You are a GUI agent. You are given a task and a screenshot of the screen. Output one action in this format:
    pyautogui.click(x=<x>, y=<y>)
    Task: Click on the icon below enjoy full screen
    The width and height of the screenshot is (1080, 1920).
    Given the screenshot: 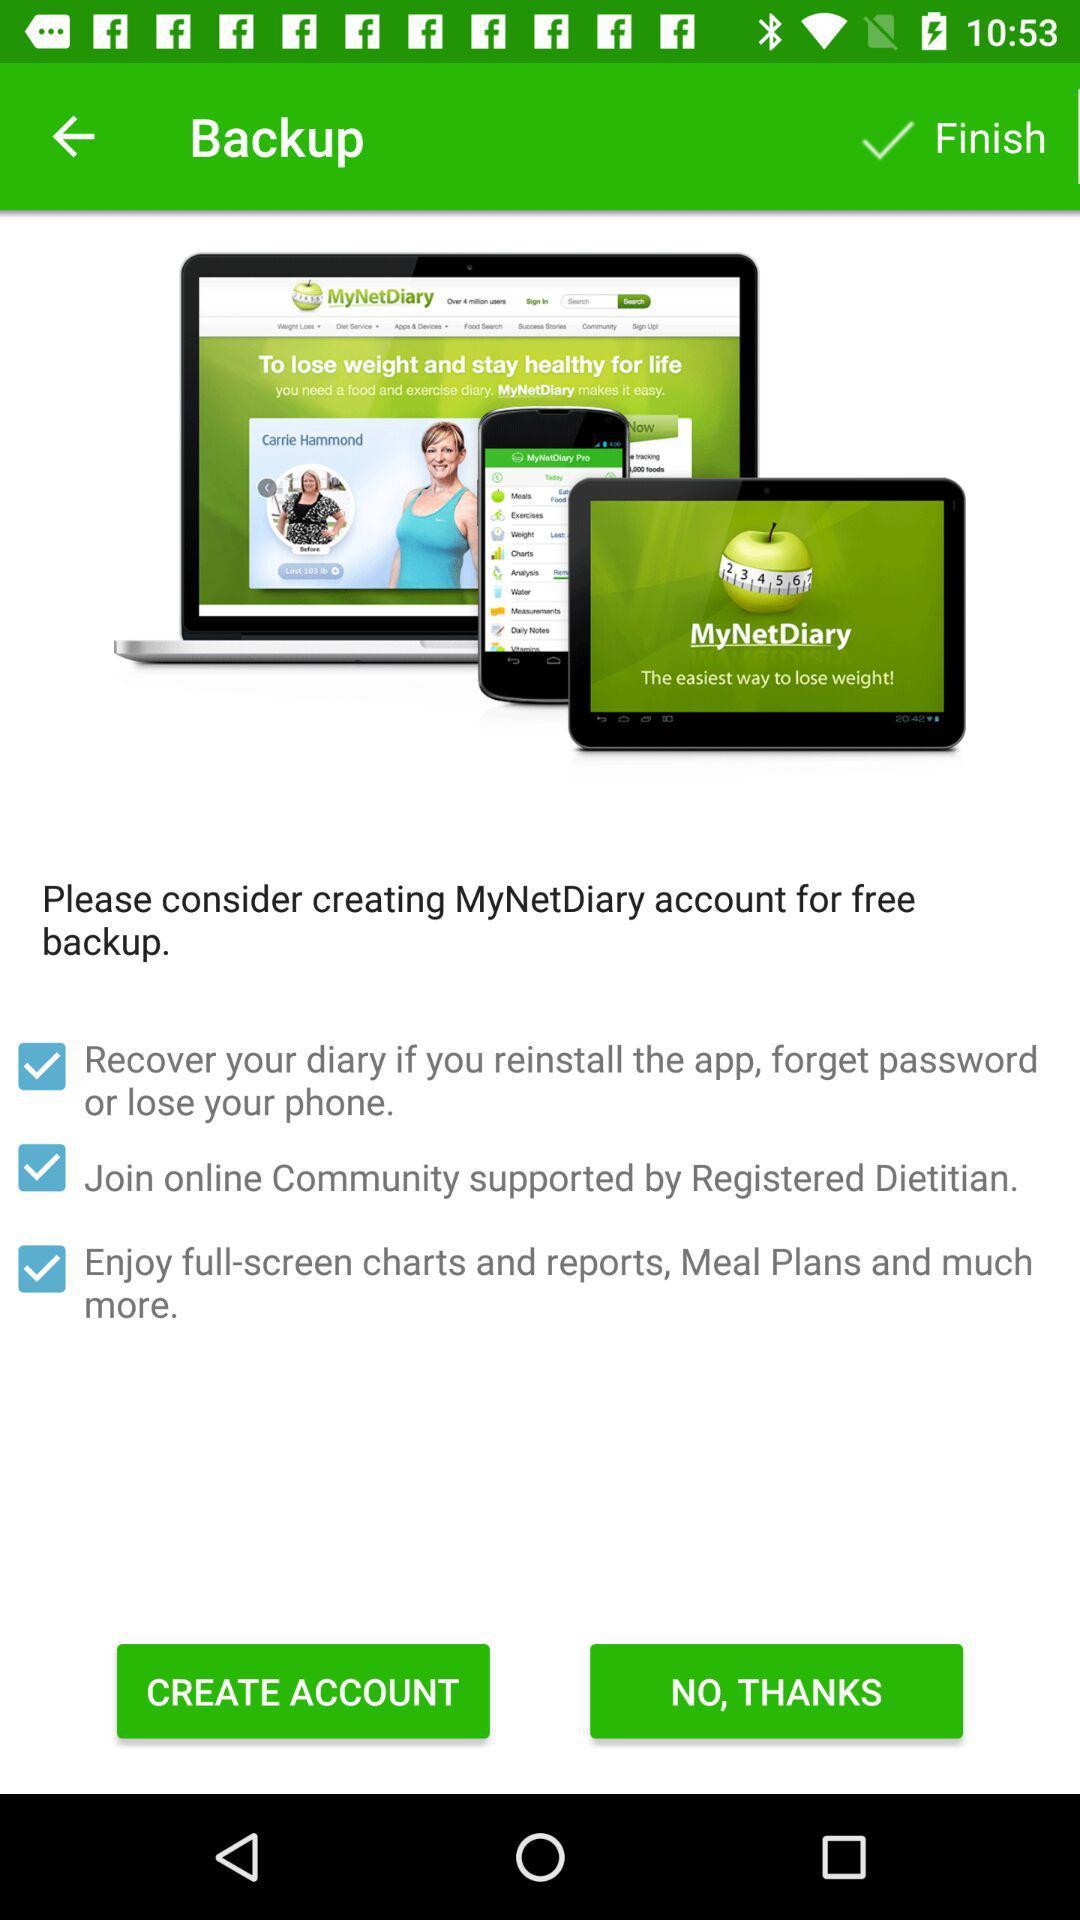 What is the action you would take?
    pyautogui.click(x=303, y=1690)
    